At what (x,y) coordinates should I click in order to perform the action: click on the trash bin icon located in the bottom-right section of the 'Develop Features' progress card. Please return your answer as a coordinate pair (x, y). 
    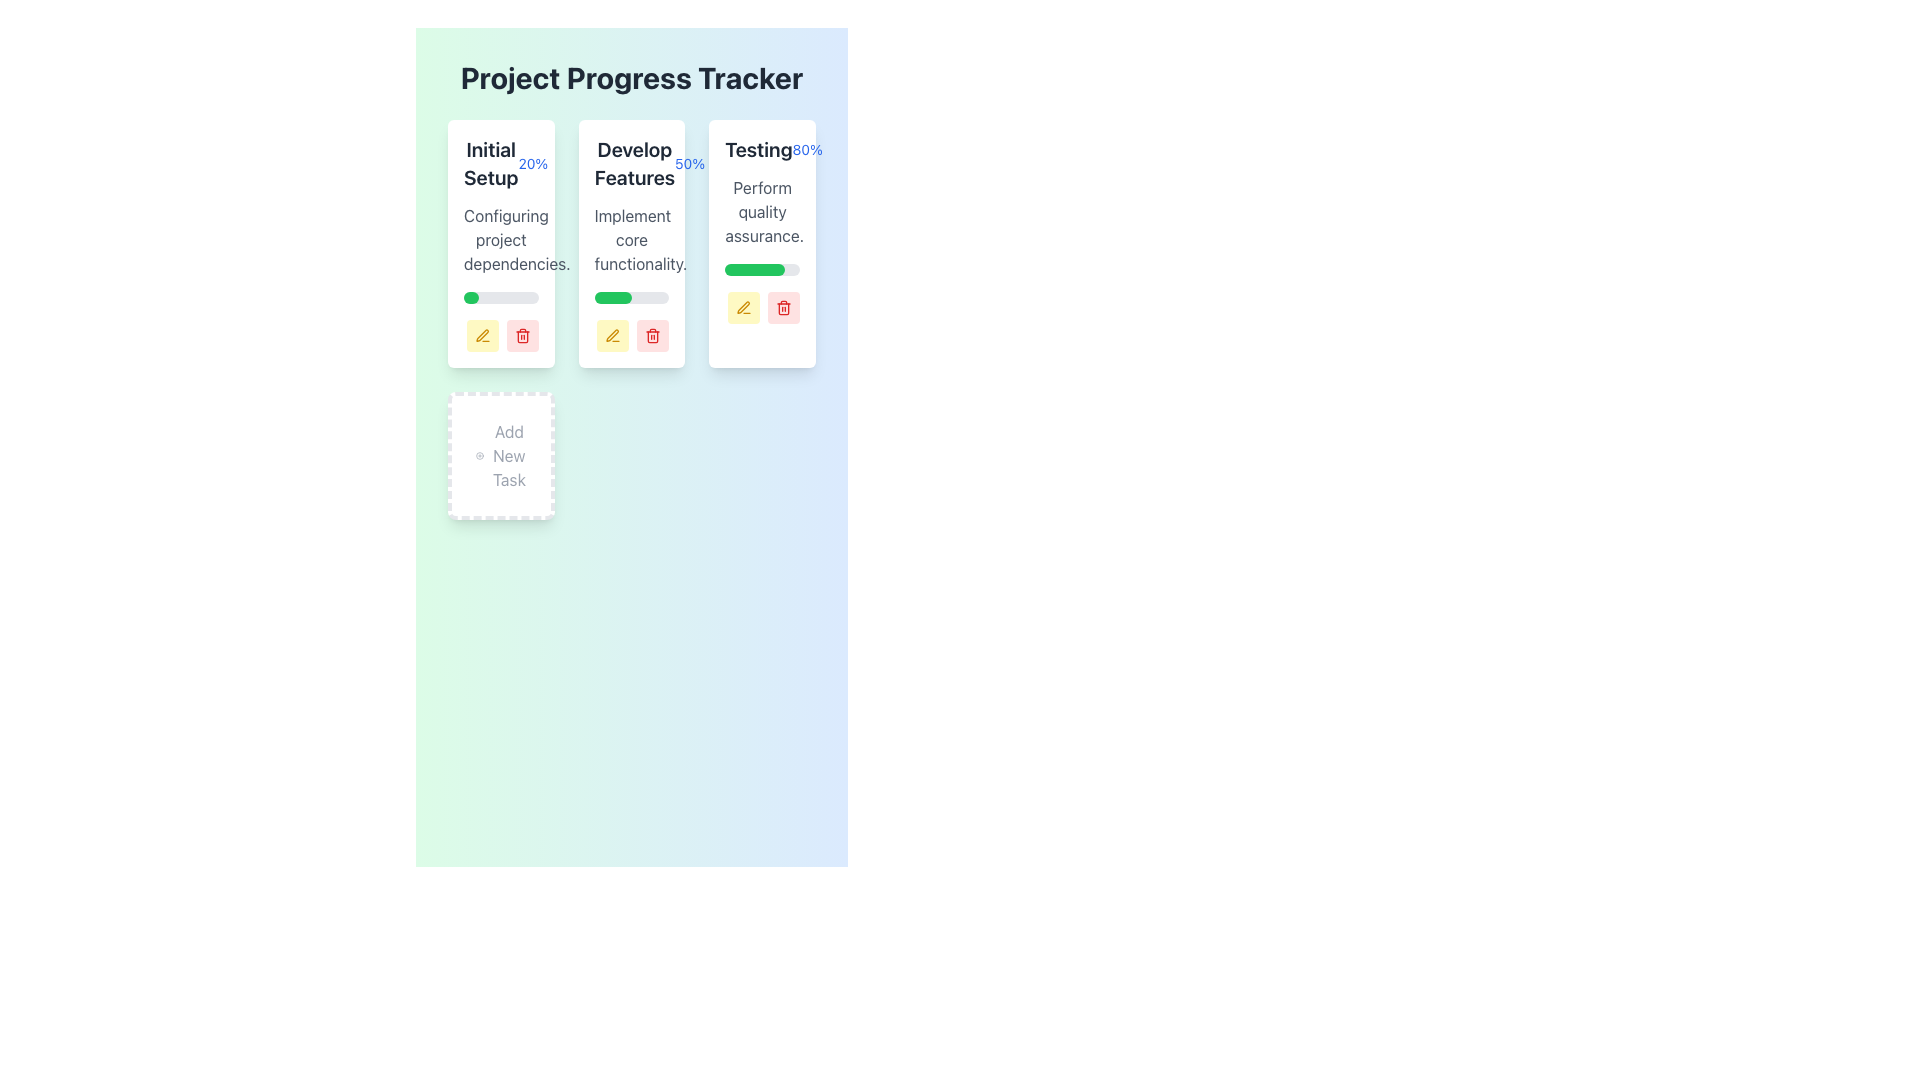
    Looking at the image, I should click on (653, 336).